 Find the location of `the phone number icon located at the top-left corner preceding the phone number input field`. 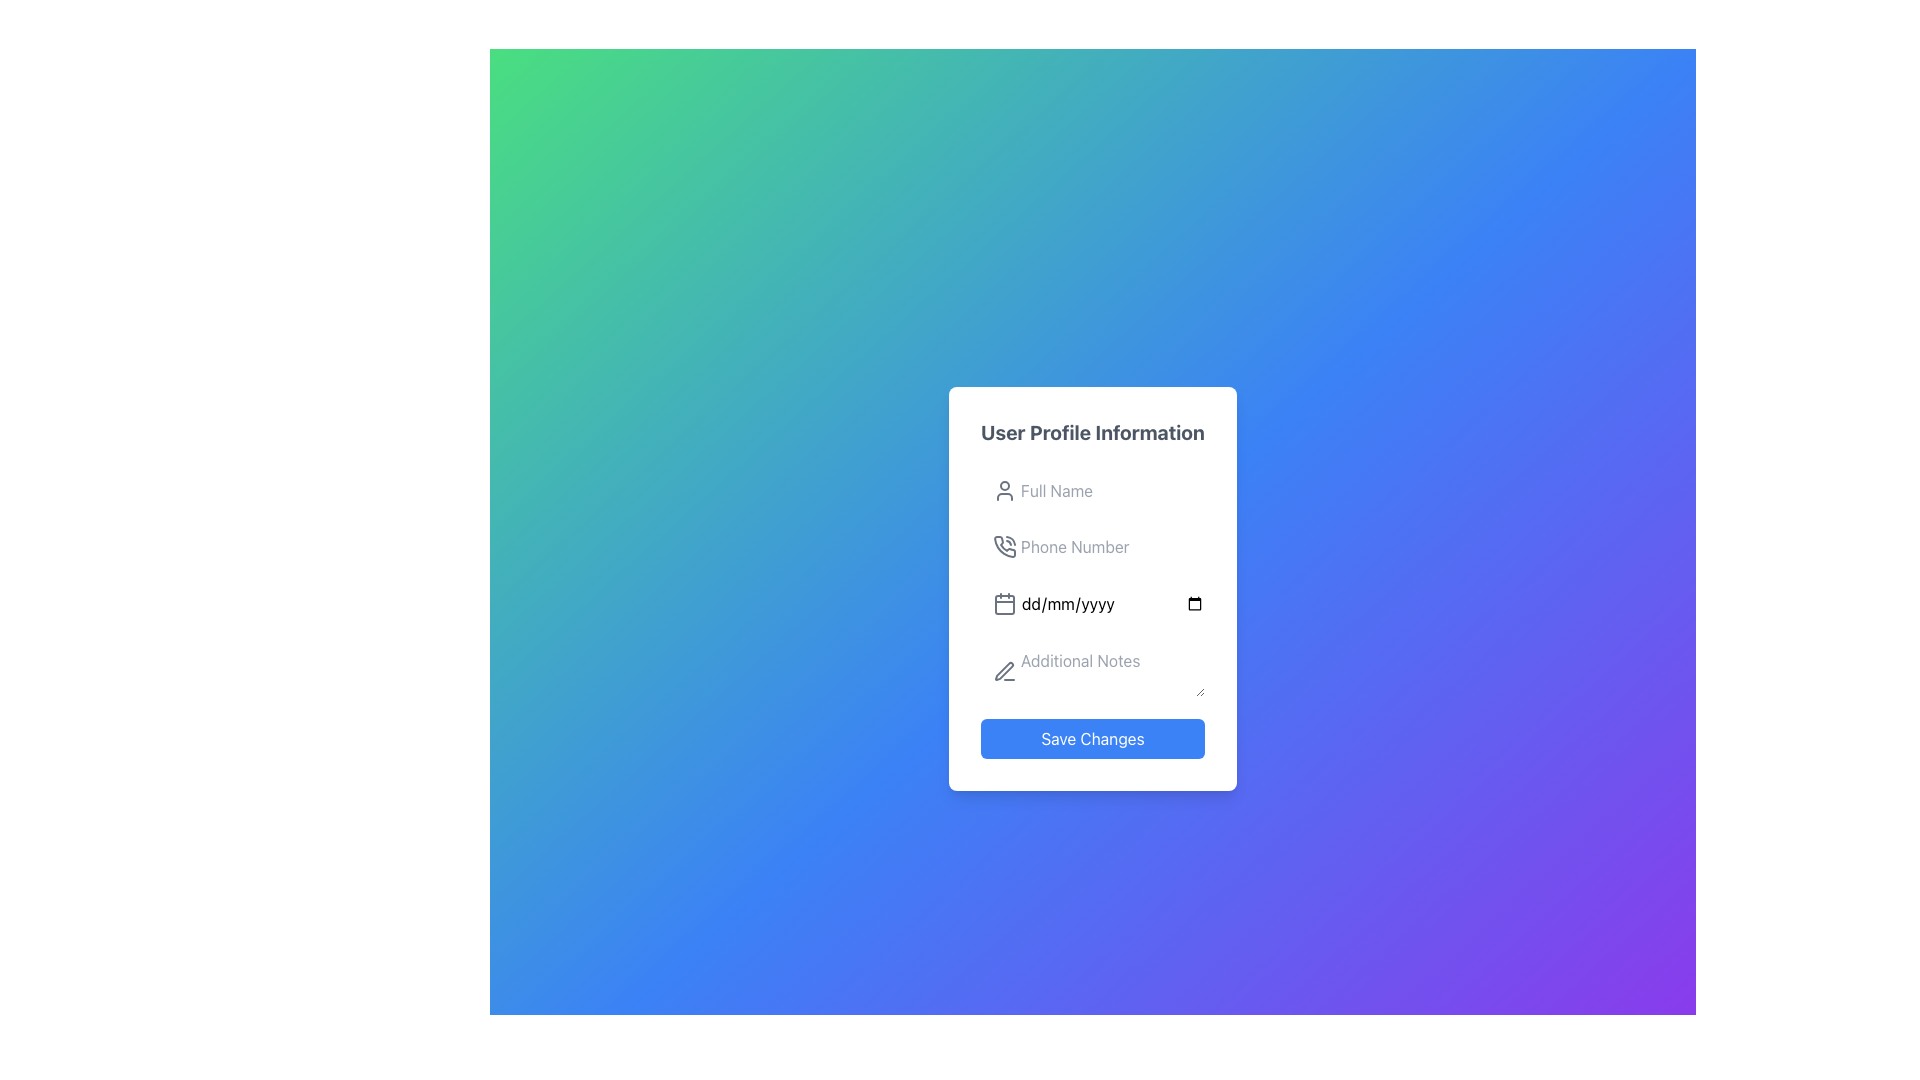

the phone number icon located at the top-left corner preceding the phone number input field is located at coordinates (1004, 547).